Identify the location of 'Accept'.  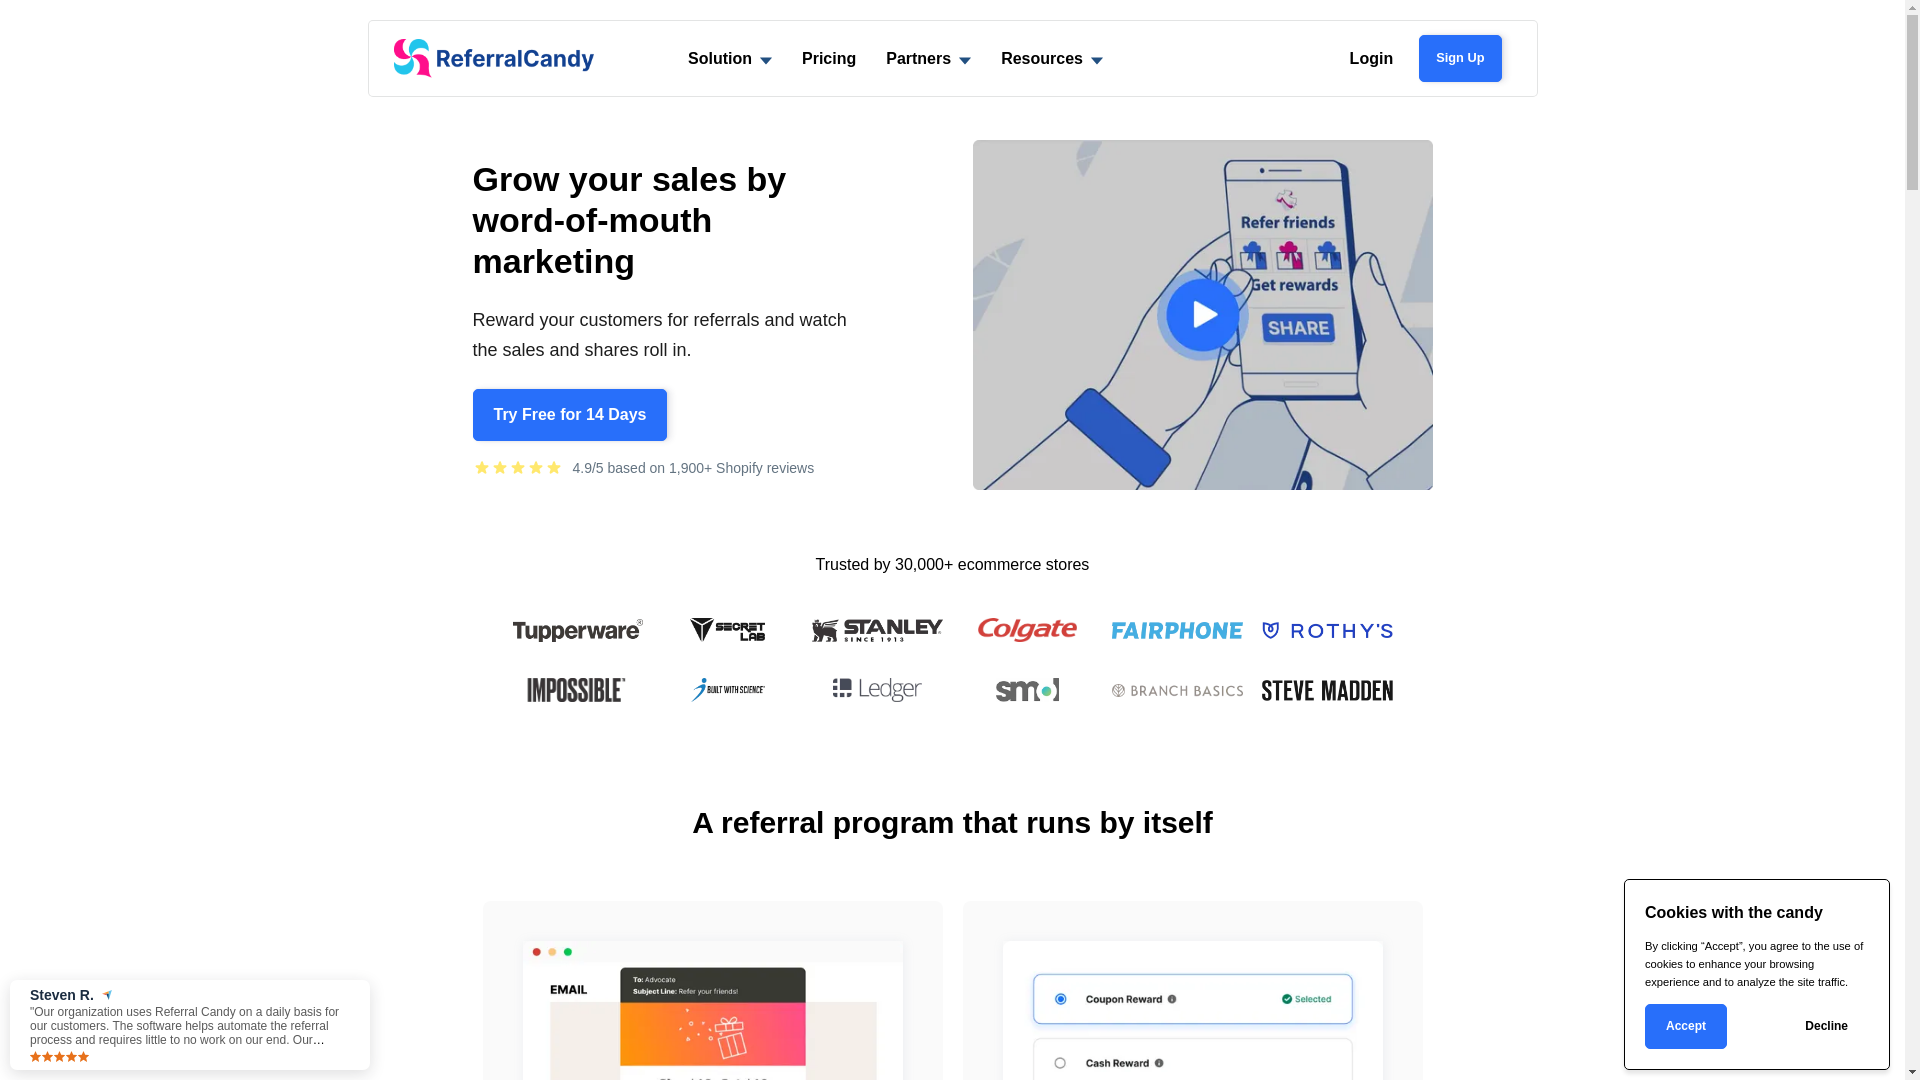
(1645, 1026).